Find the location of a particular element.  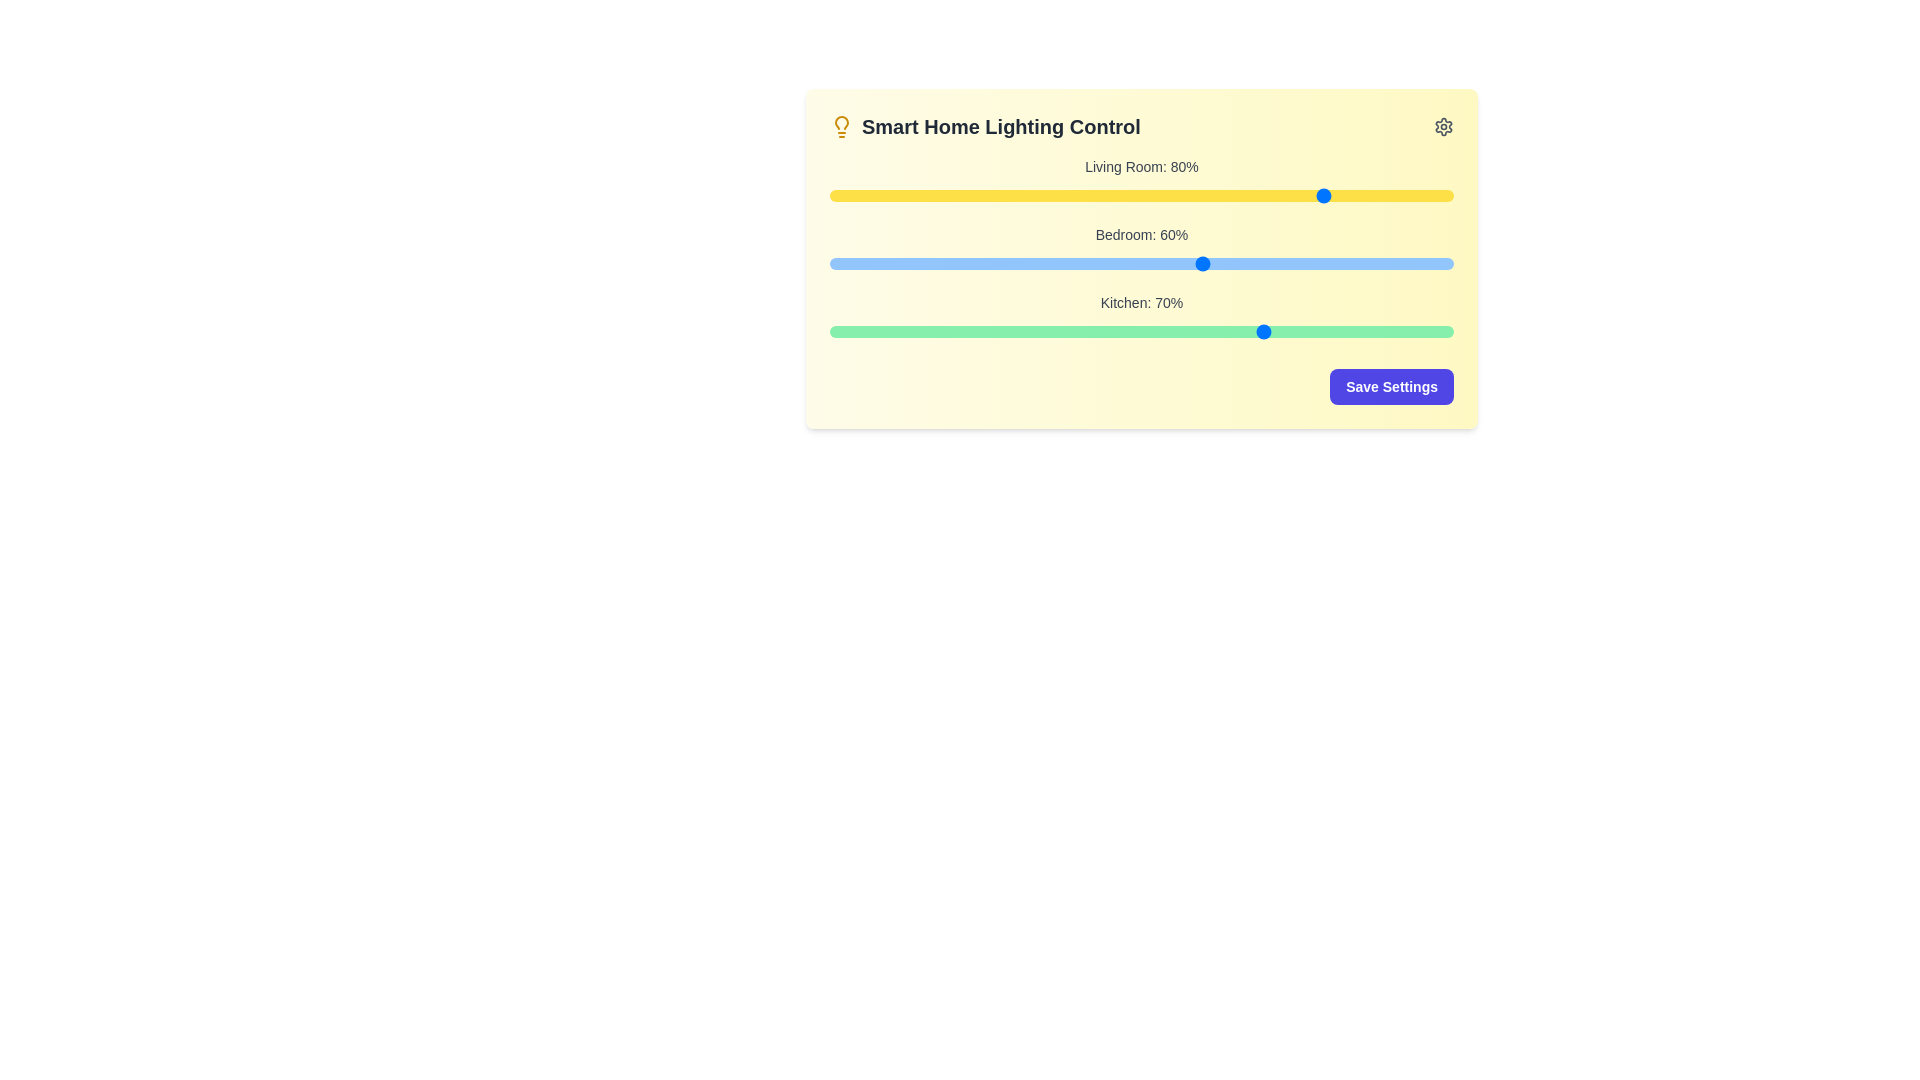

the text label displaying 'Kitchen: 70%' to potentially reveal additional information is located at coordinates (1142, 303).